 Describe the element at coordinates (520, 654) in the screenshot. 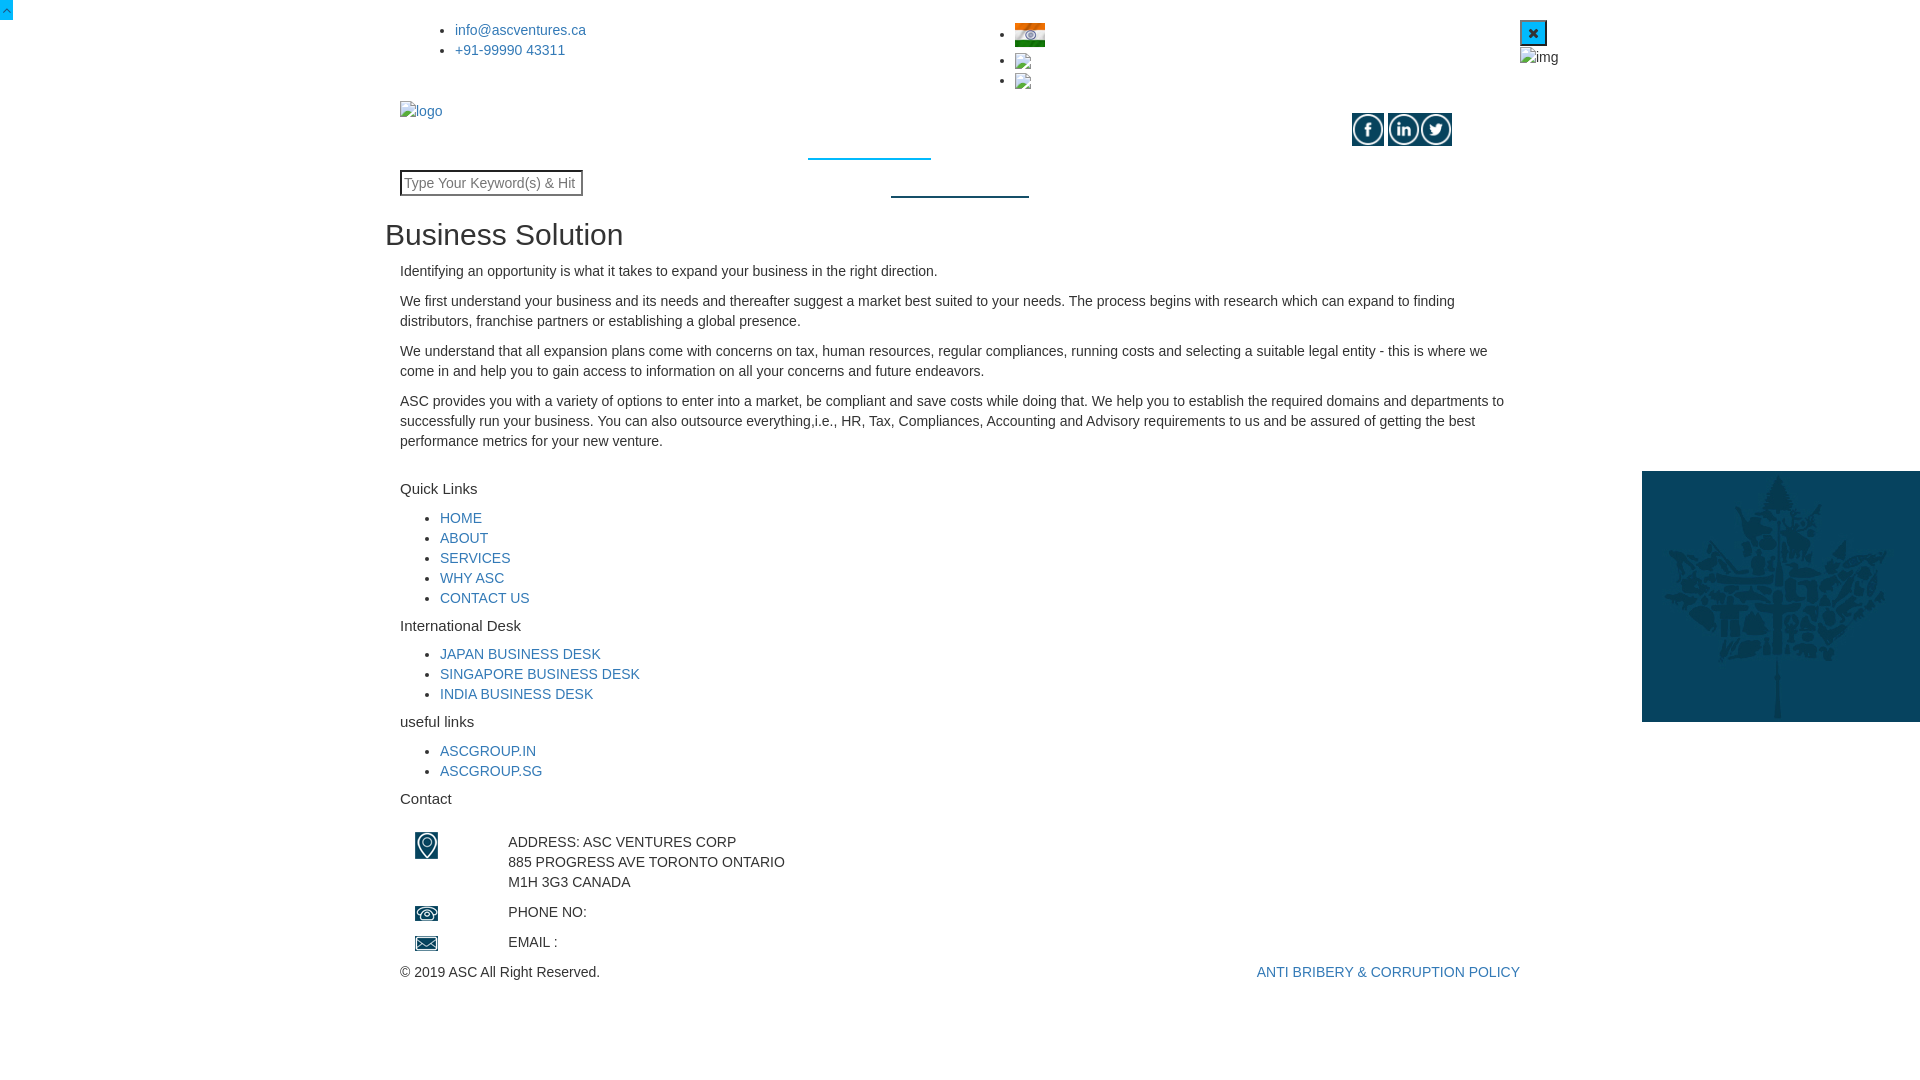

I see `'JAPAN BUSINESS DESK'` at that location.